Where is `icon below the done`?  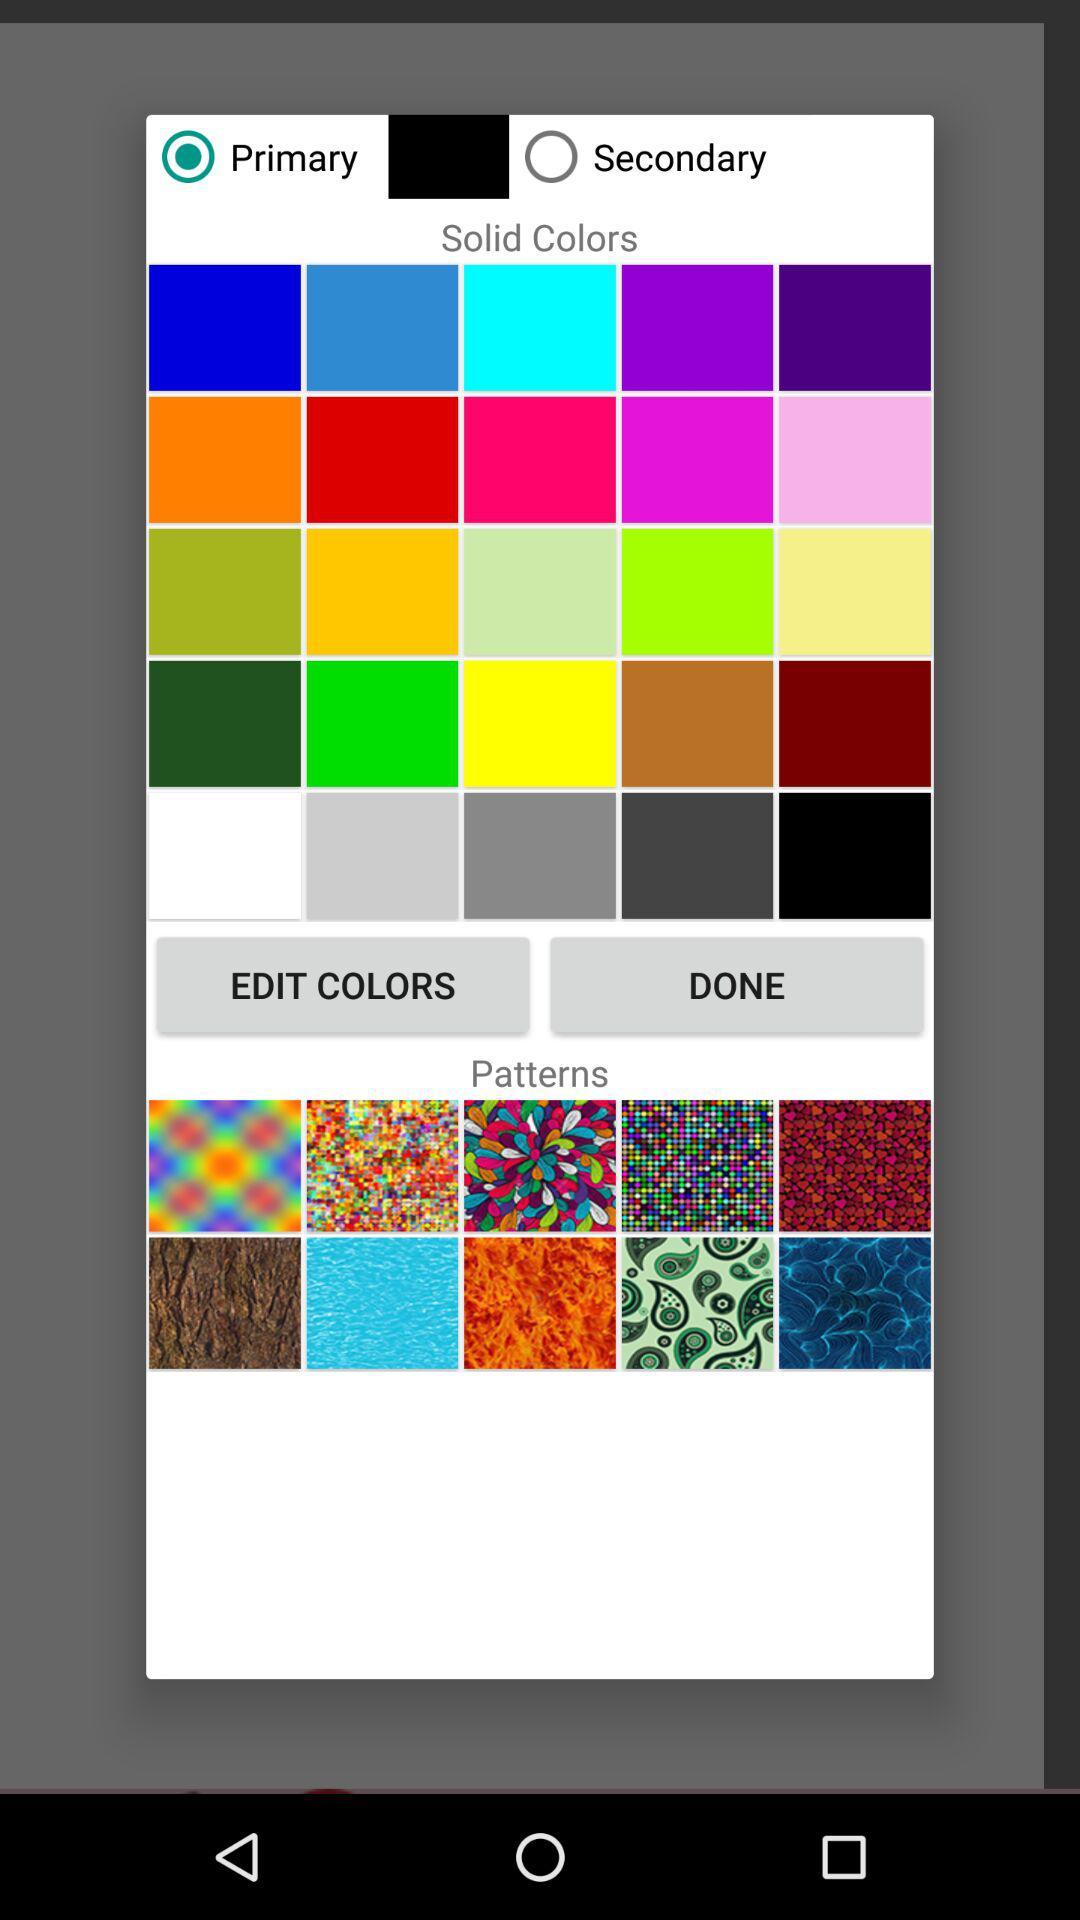
icon below the done is located at coordinates (696, 1165).